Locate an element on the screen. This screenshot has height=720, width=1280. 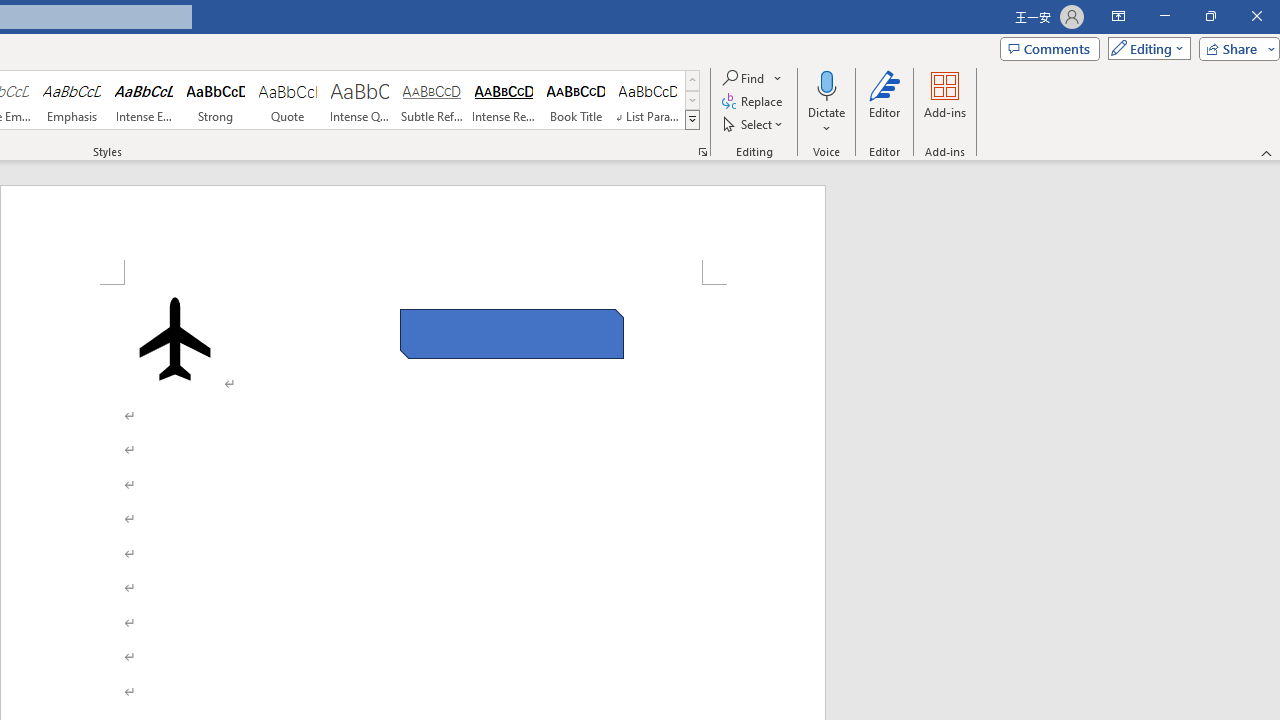
'Restore Down' is located at coordinates (1209, 16).